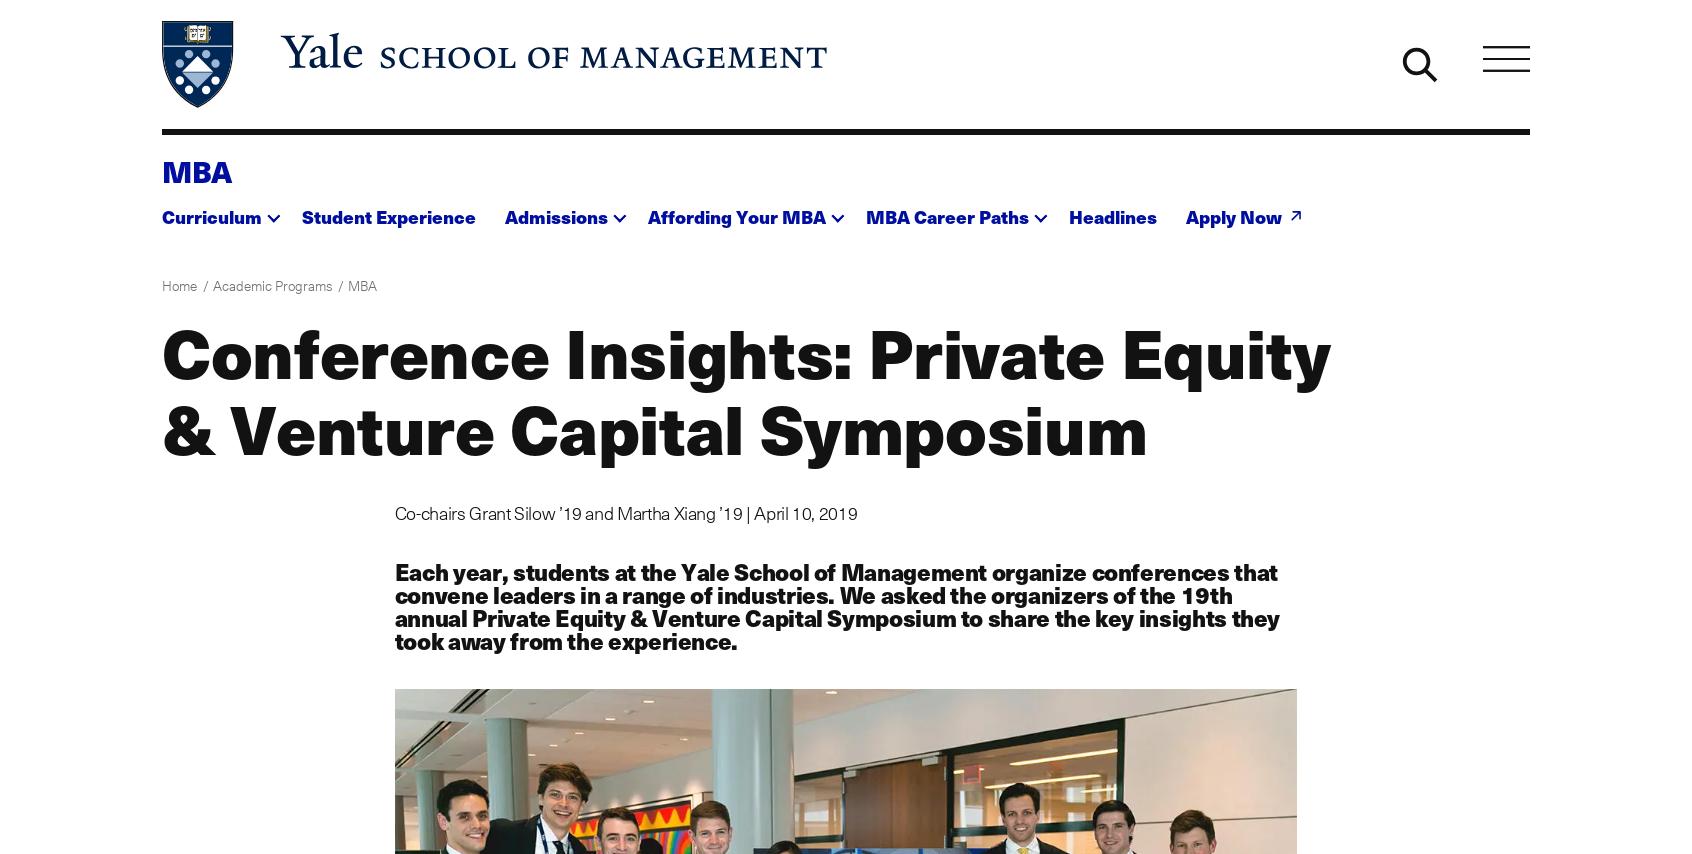 The image size is (1692, 854). Describe the element at coordinates (654, 564) in the screenshot. I see `'Previously Recorded MBA Admissions Events'` at that location.